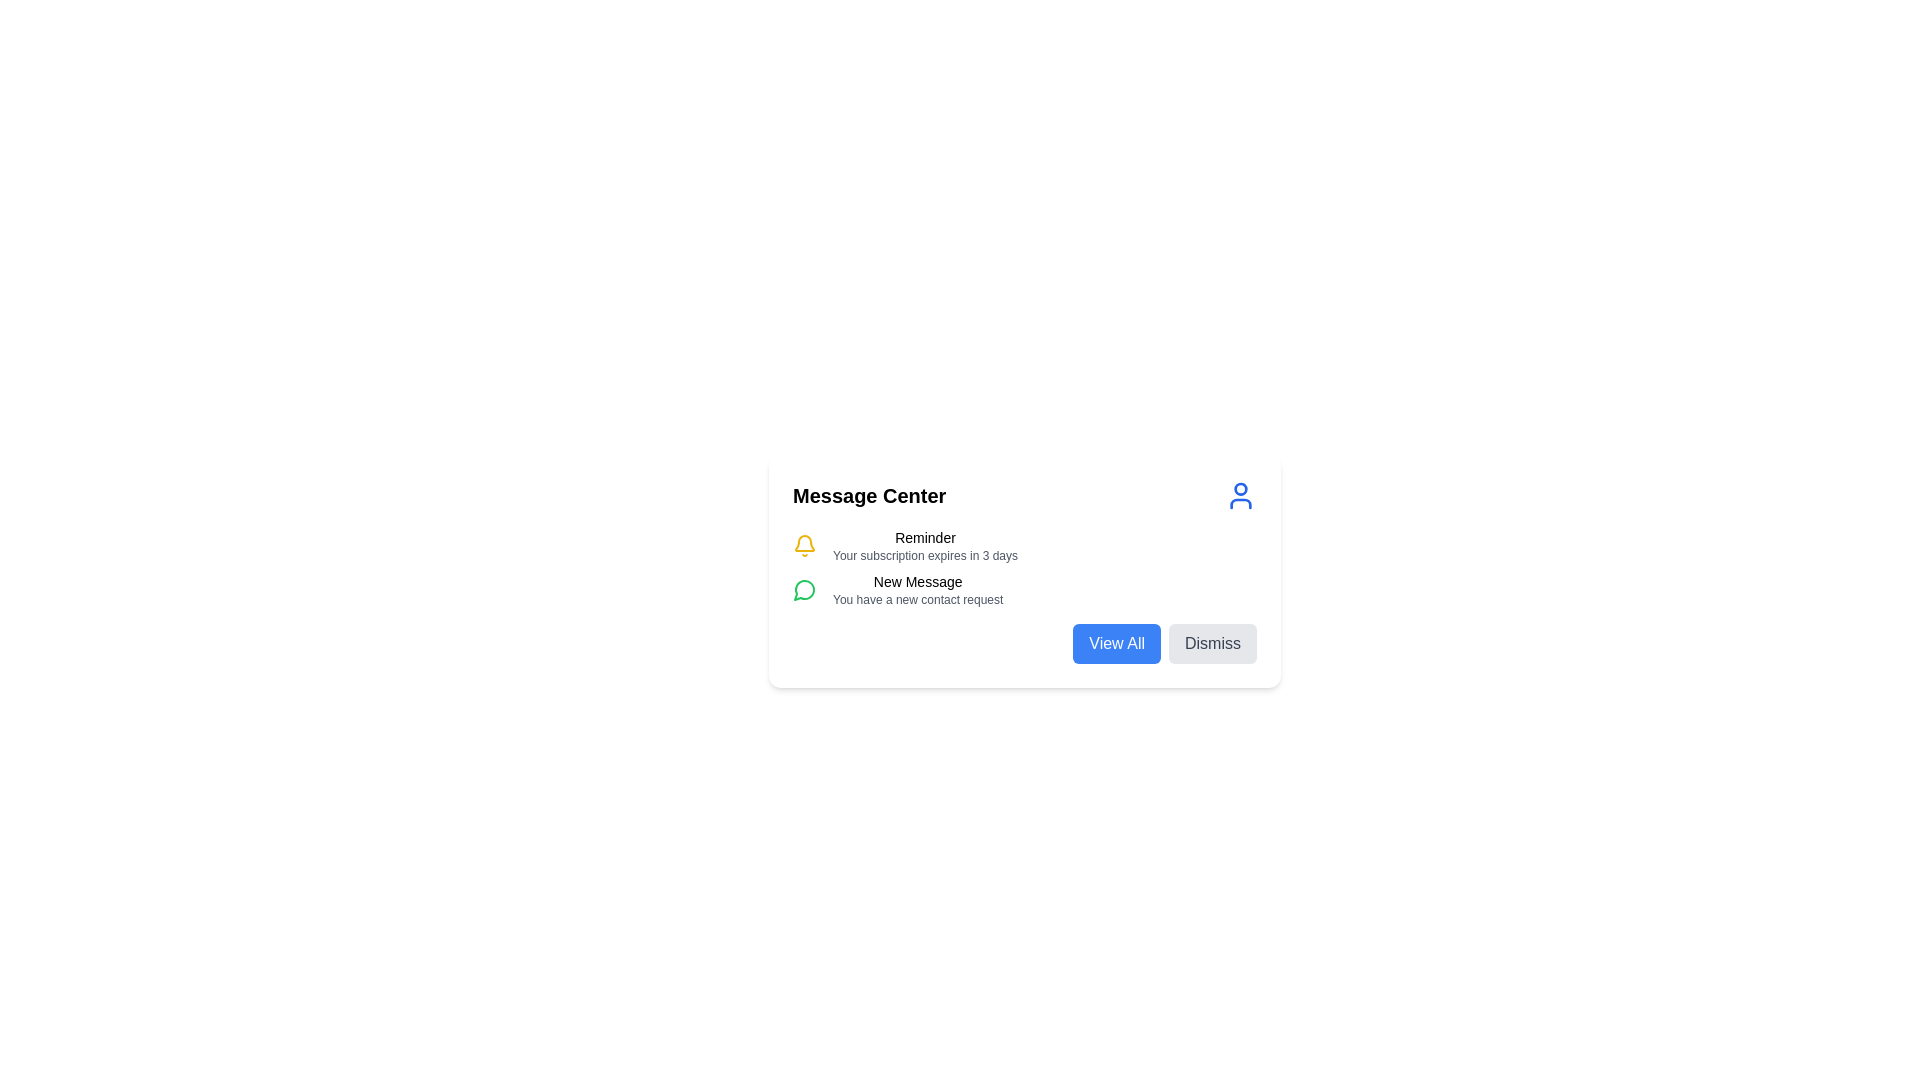 This screenshot has height=1080, width=1920. I want to click on the 'New Message' label, which is a bold text element in black color located in the notification module above the contact request description, so click(917, 582).